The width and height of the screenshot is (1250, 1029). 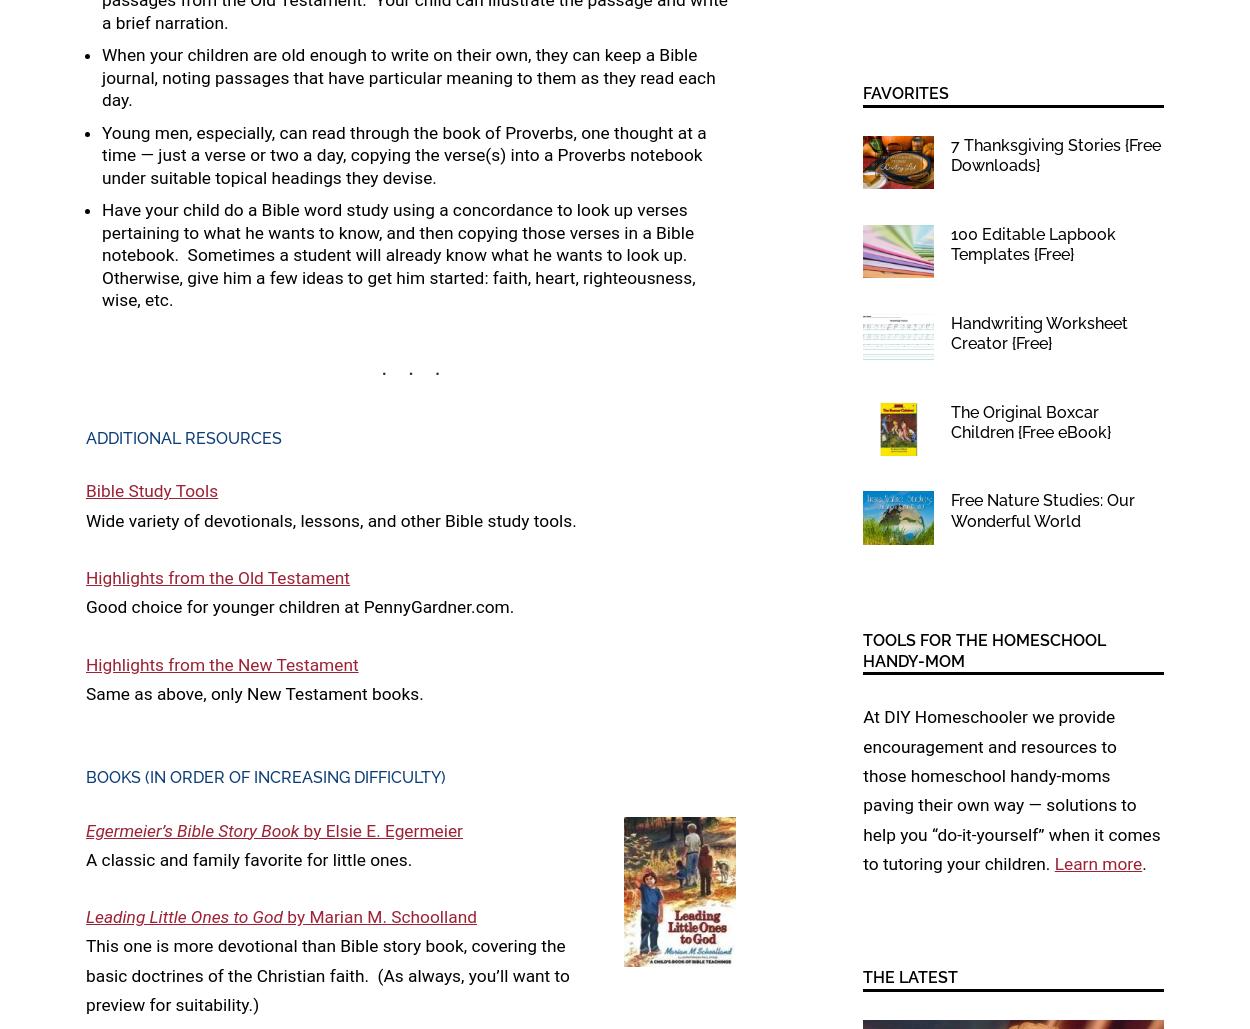 What do you see at coordinates (1039, 332) in the screenshot?
I see `'Handwriting Worksheet Creator {Free}'` at bounding box center [1039, 332].